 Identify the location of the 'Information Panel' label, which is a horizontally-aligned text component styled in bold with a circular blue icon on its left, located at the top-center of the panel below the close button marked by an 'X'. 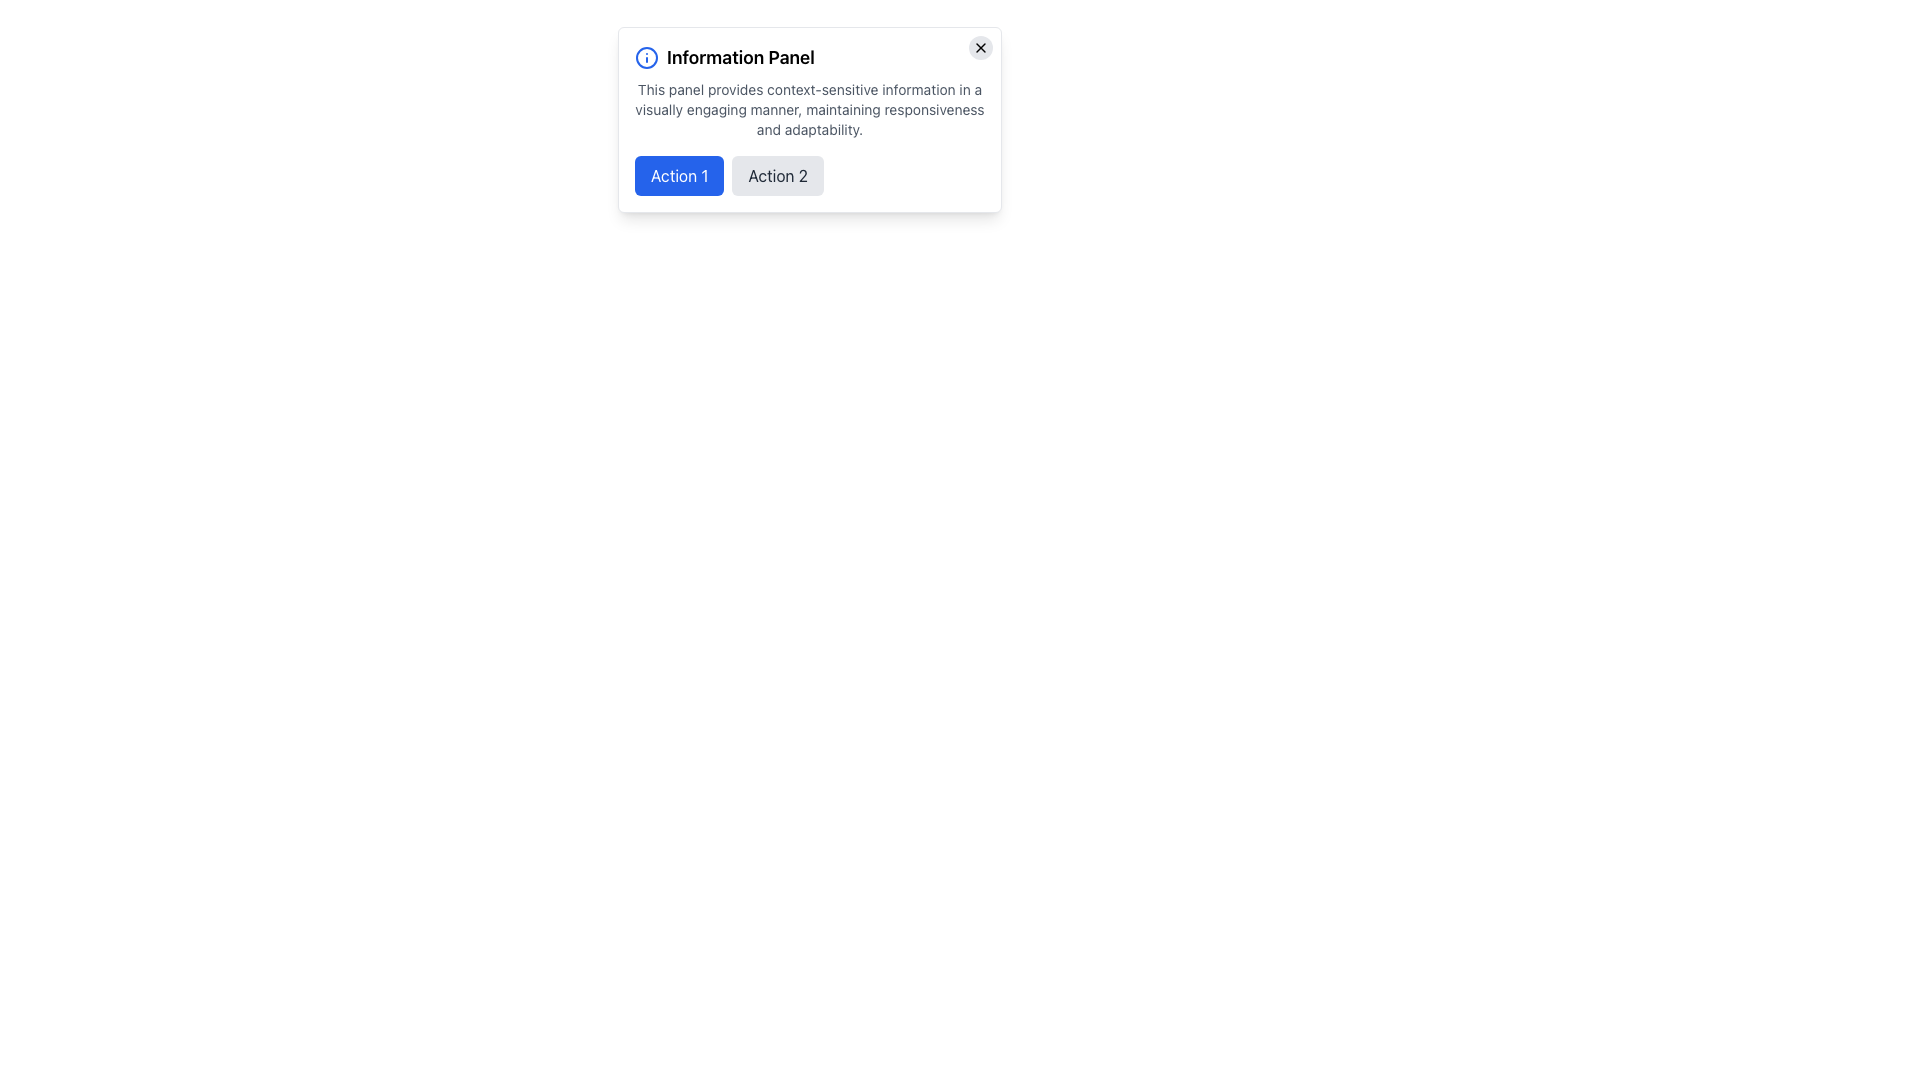
(810, 56).